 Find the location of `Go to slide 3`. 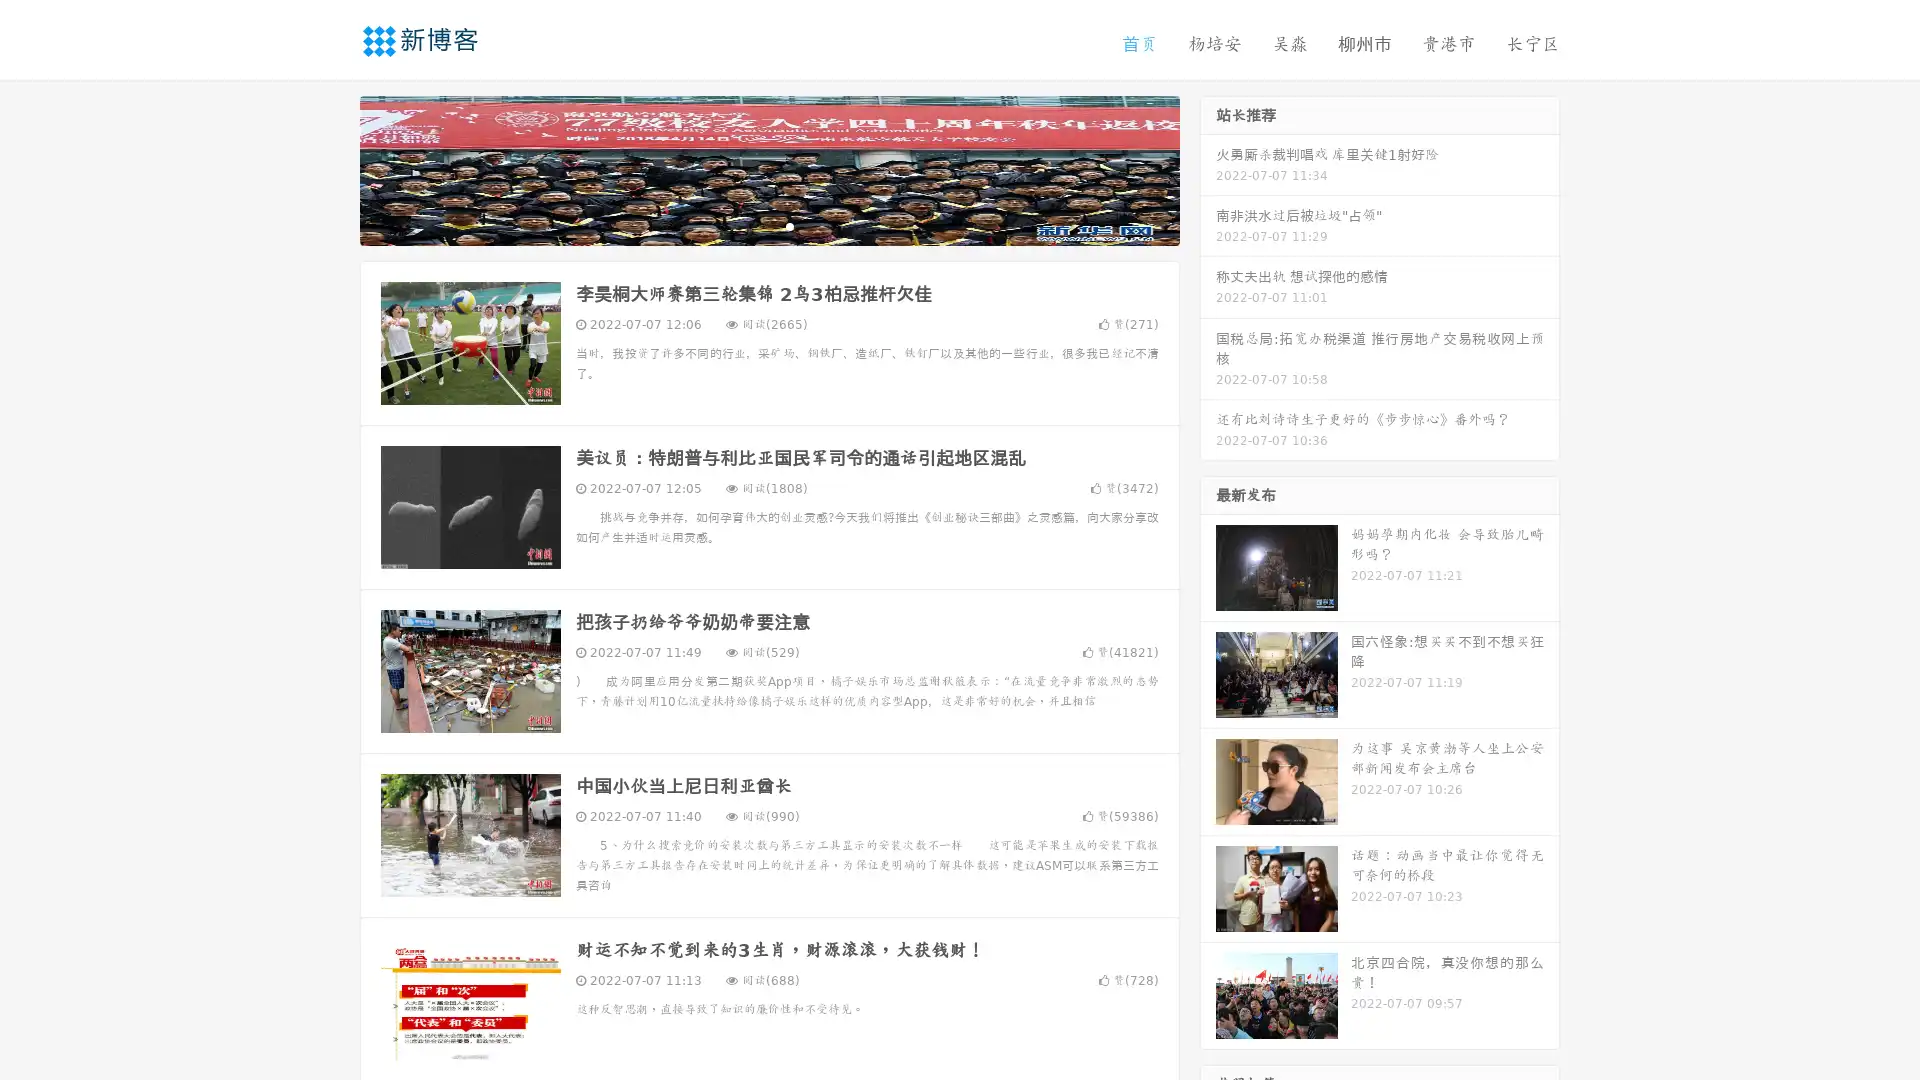

Go to slide 3 is located at coordinates (789, 225).